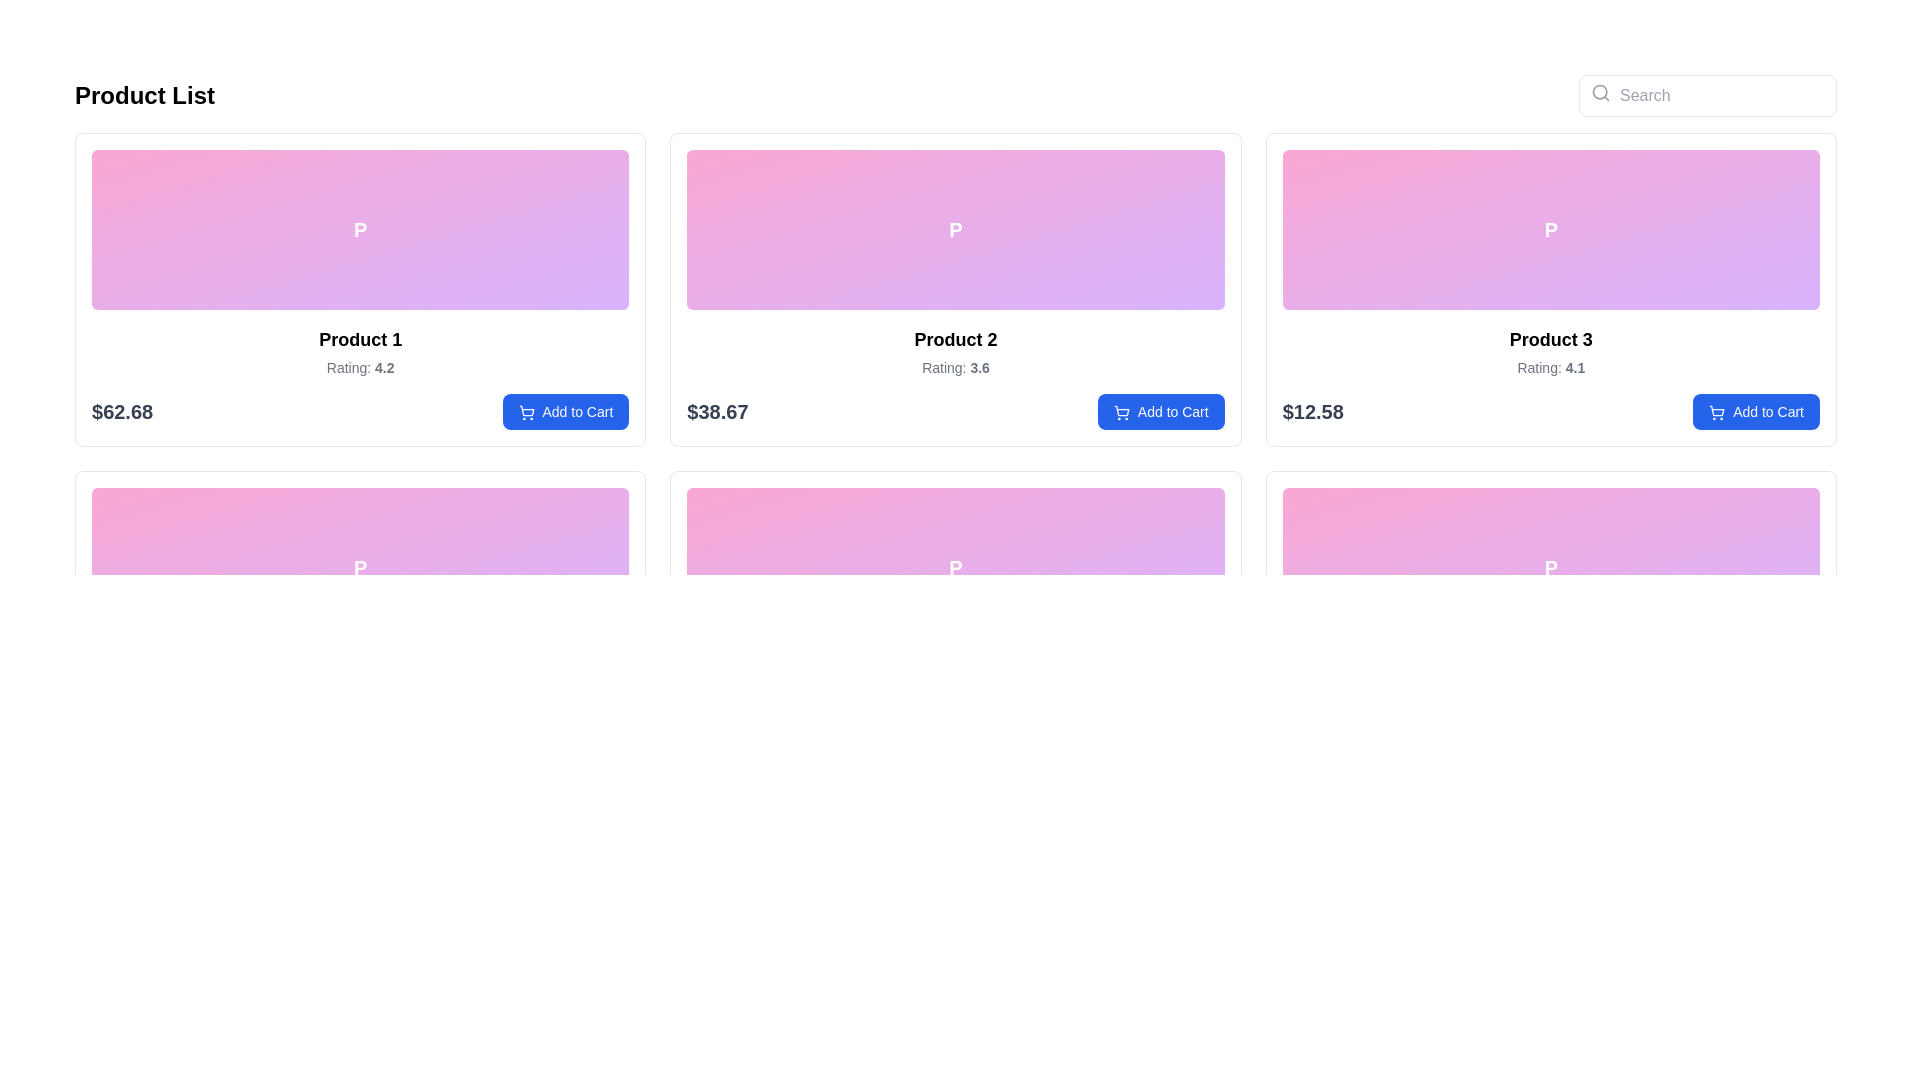 The image size is (1920, 1080). What do you see at coordinates (954, 289) in the screenshot?
I see `the second product card in the grid layout` at bounding box center [954, 289].